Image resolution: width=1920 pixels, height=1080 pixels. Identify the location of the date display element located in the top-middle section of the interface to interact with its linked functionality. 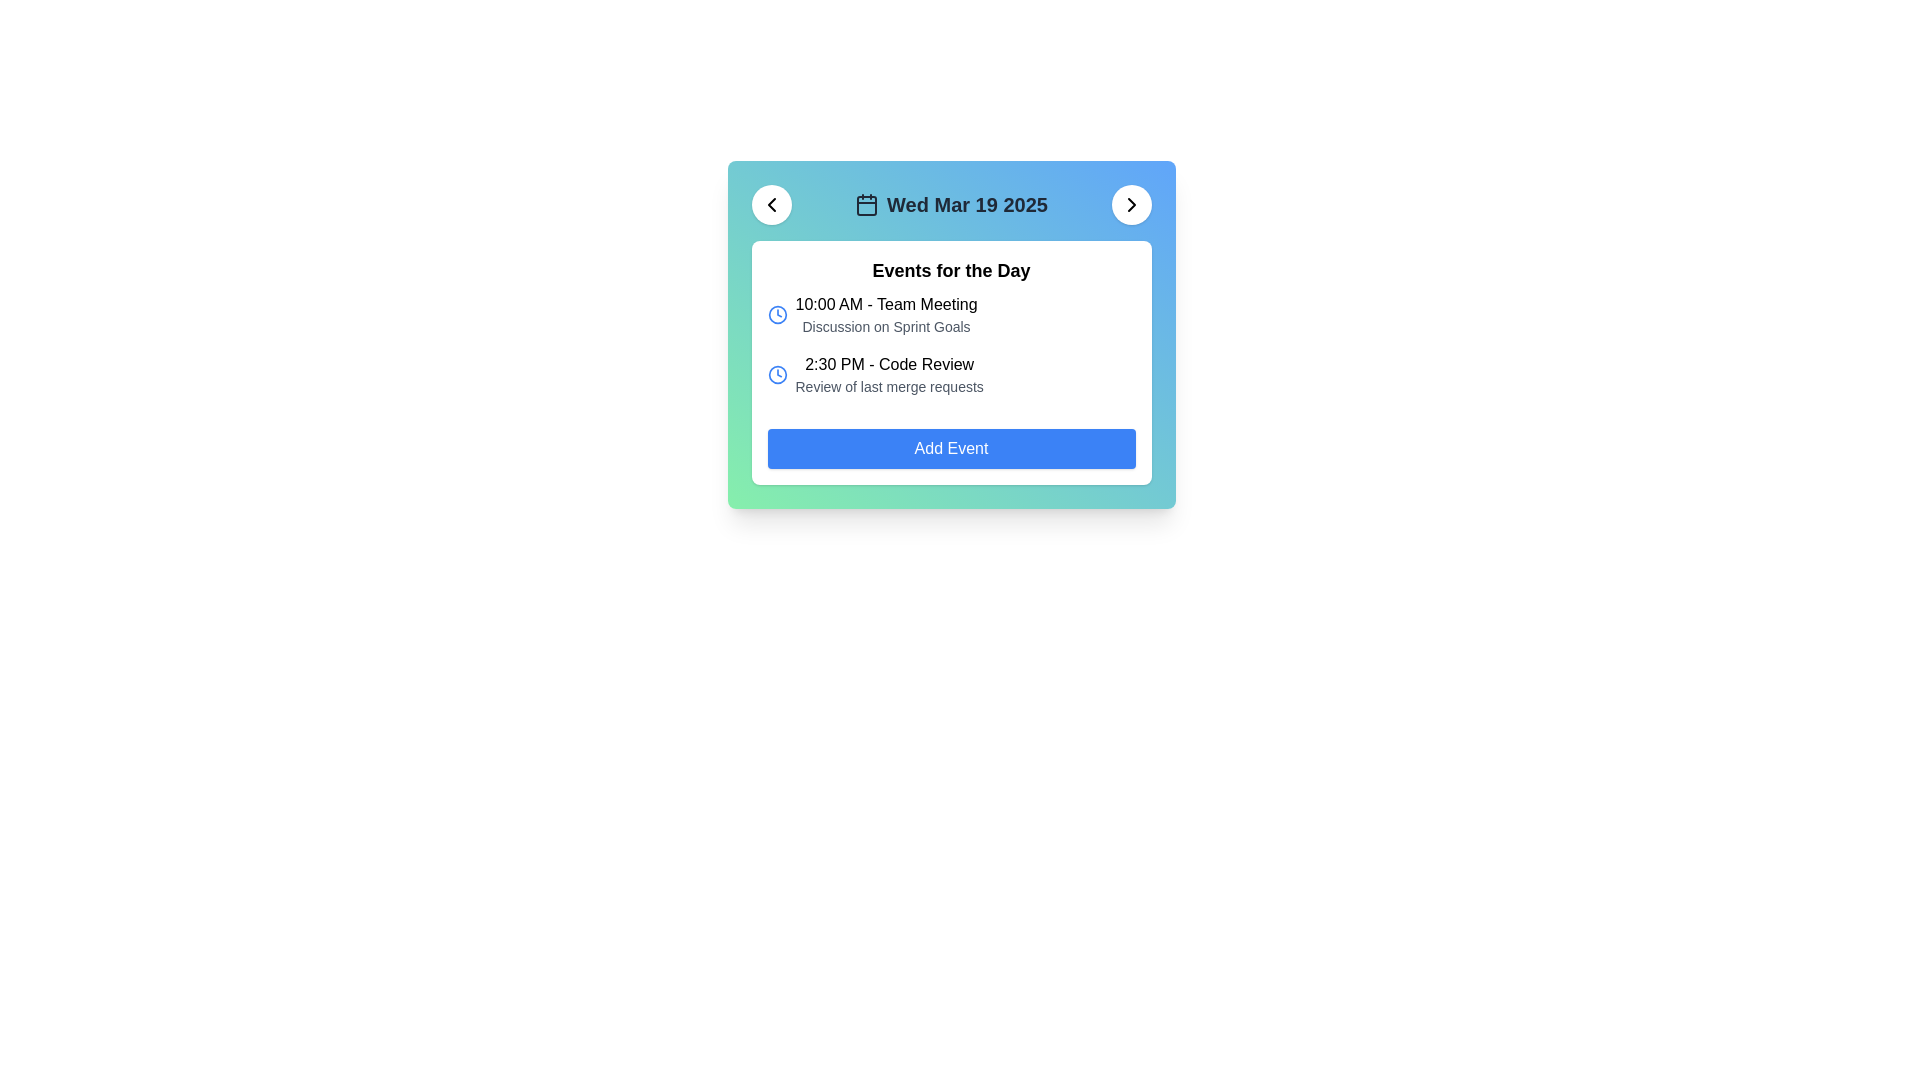
(950, 204).